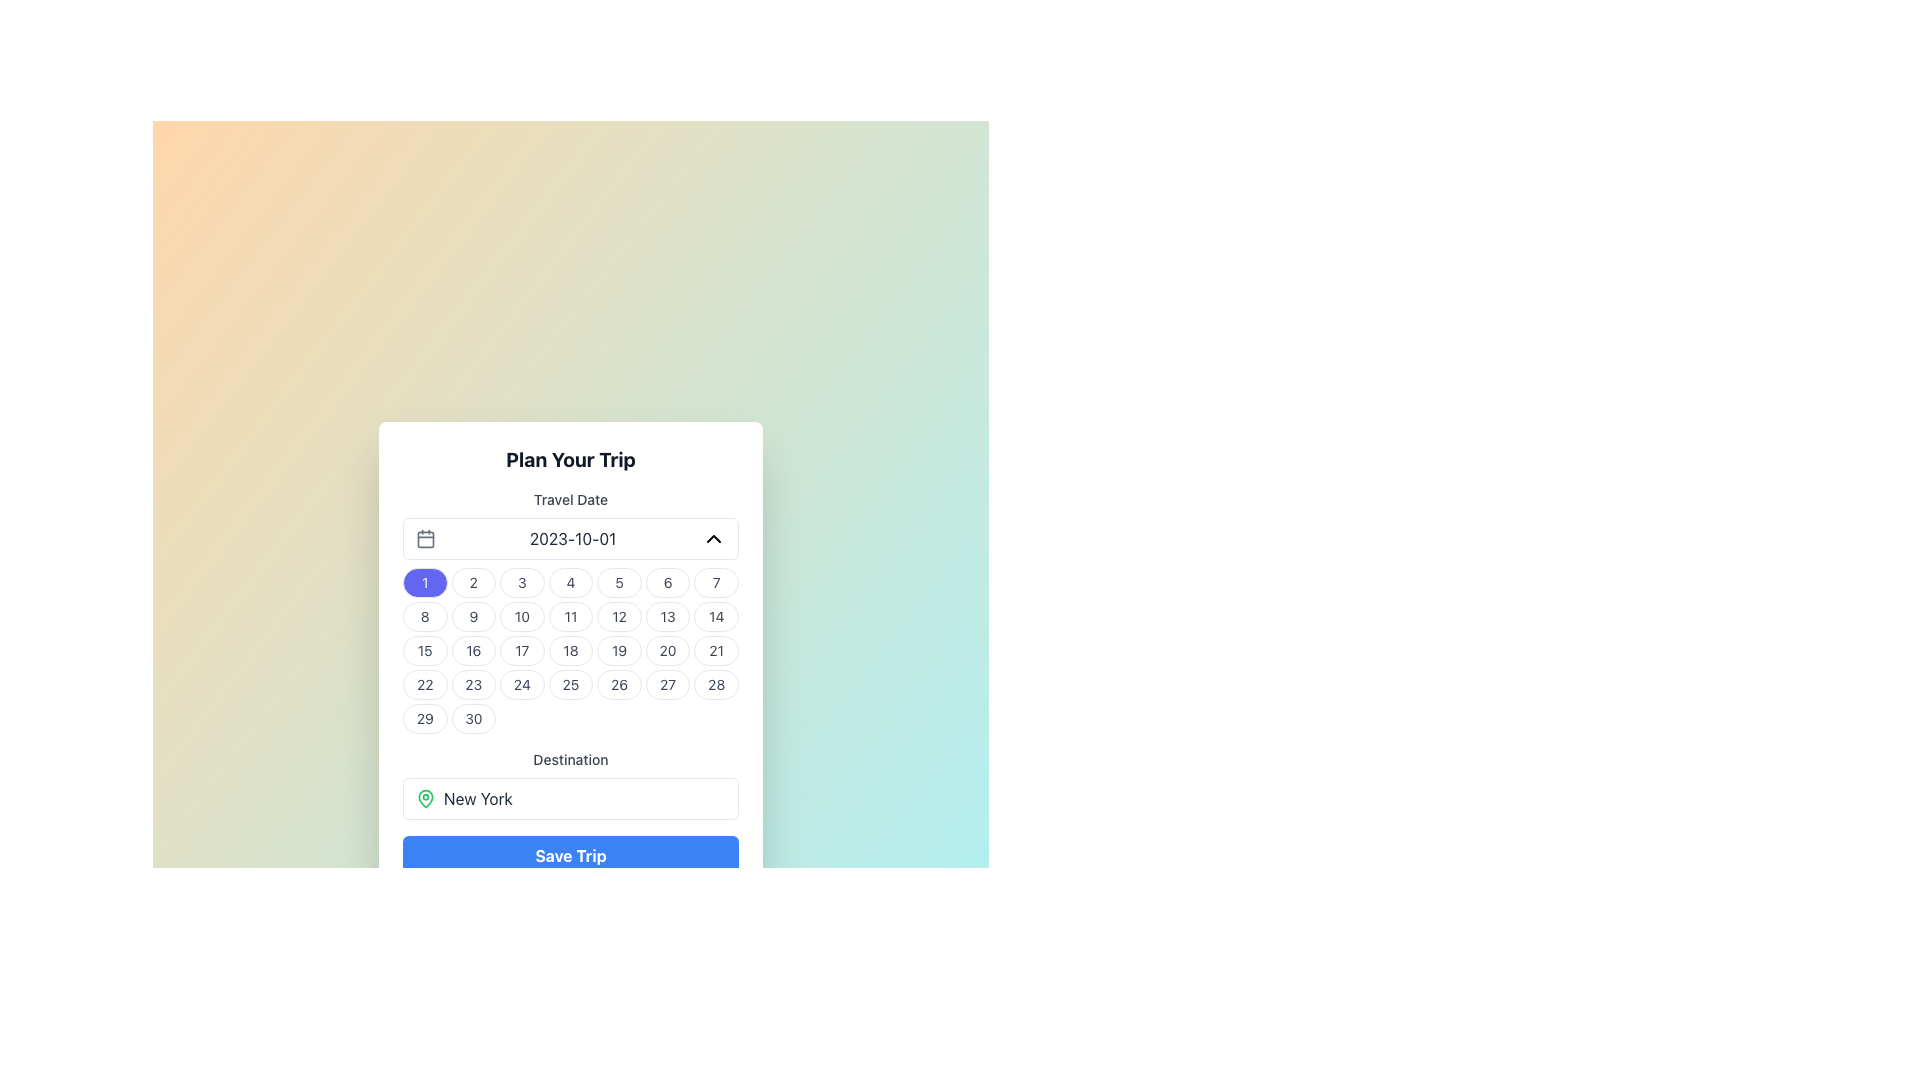  What do you see at coordinates (570, 651) in the screenshot?
I see `the button in the fifth row, fourth column of the calendar grid` at bounding box center [570, 651].